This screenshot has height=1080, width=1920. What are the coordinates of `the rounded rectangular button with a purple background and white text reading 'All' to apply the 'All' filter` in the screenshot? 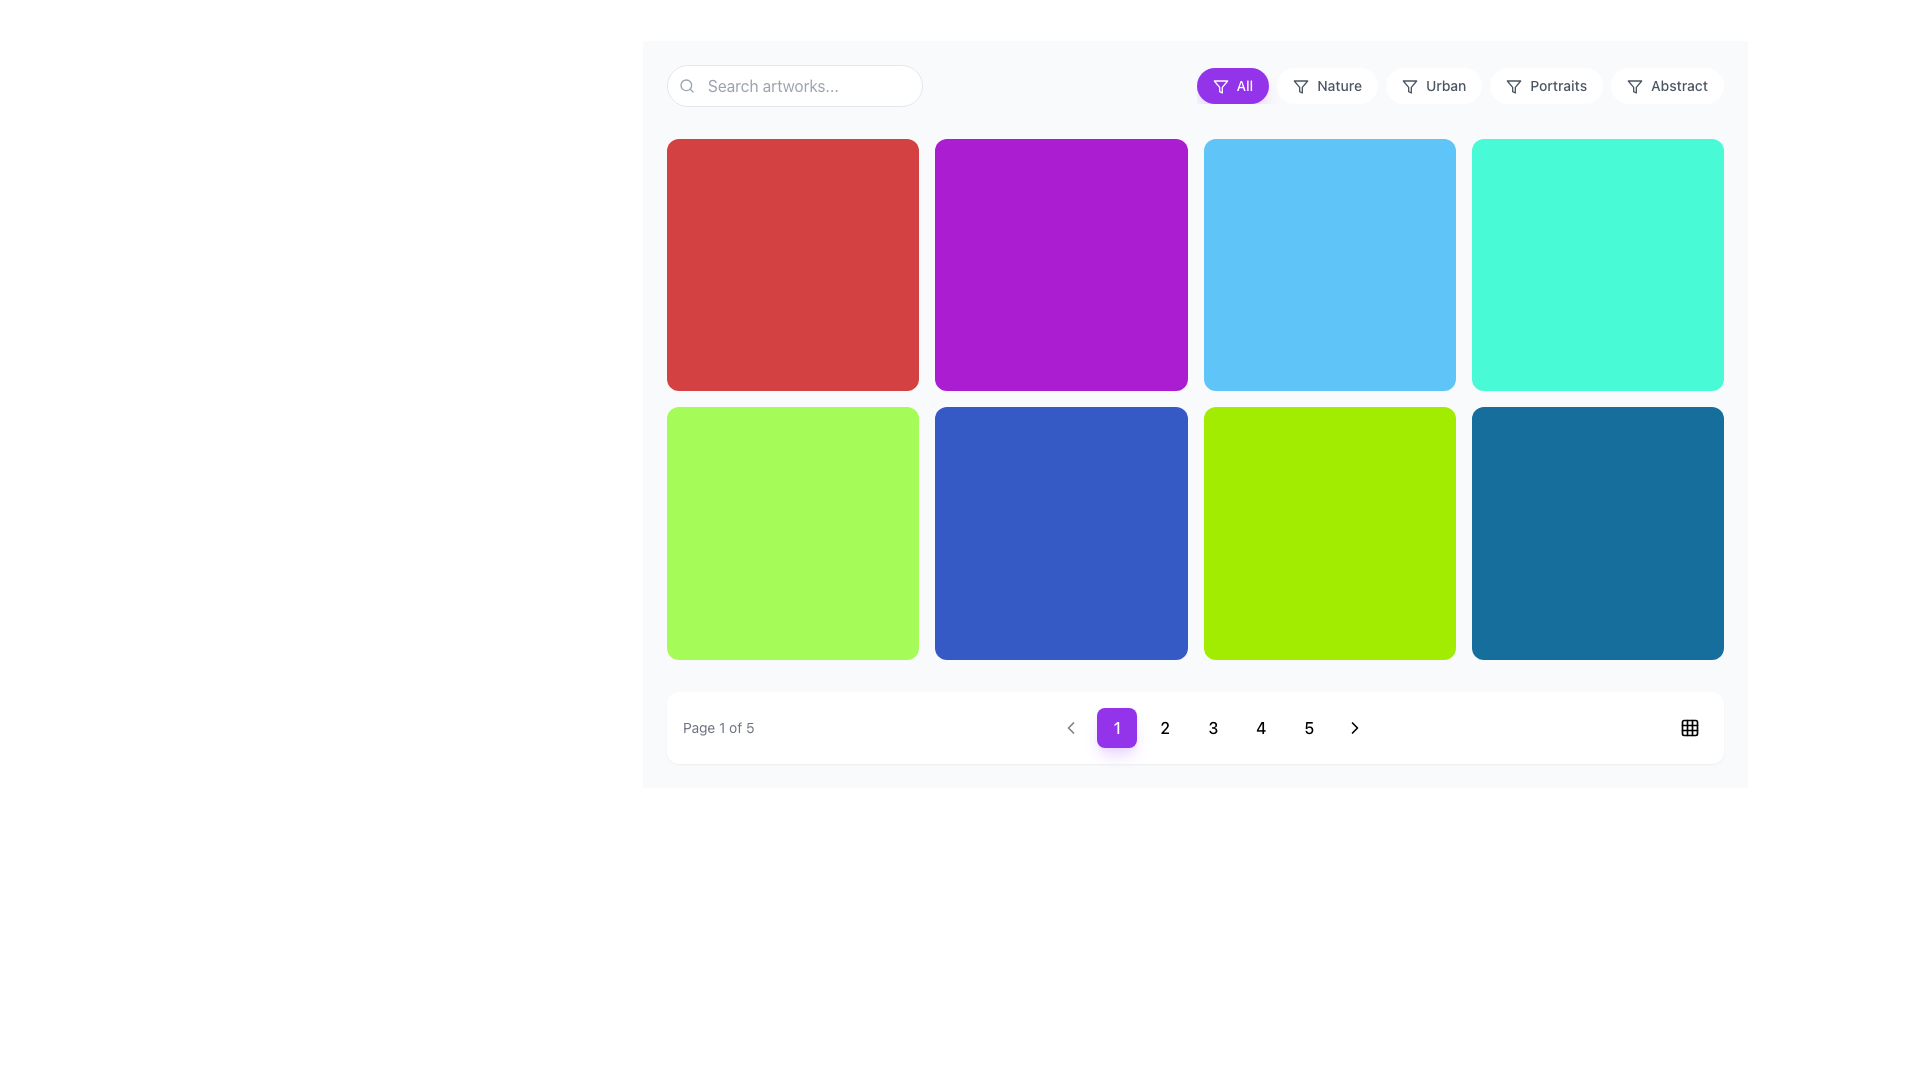 It's located at (1231, 84).